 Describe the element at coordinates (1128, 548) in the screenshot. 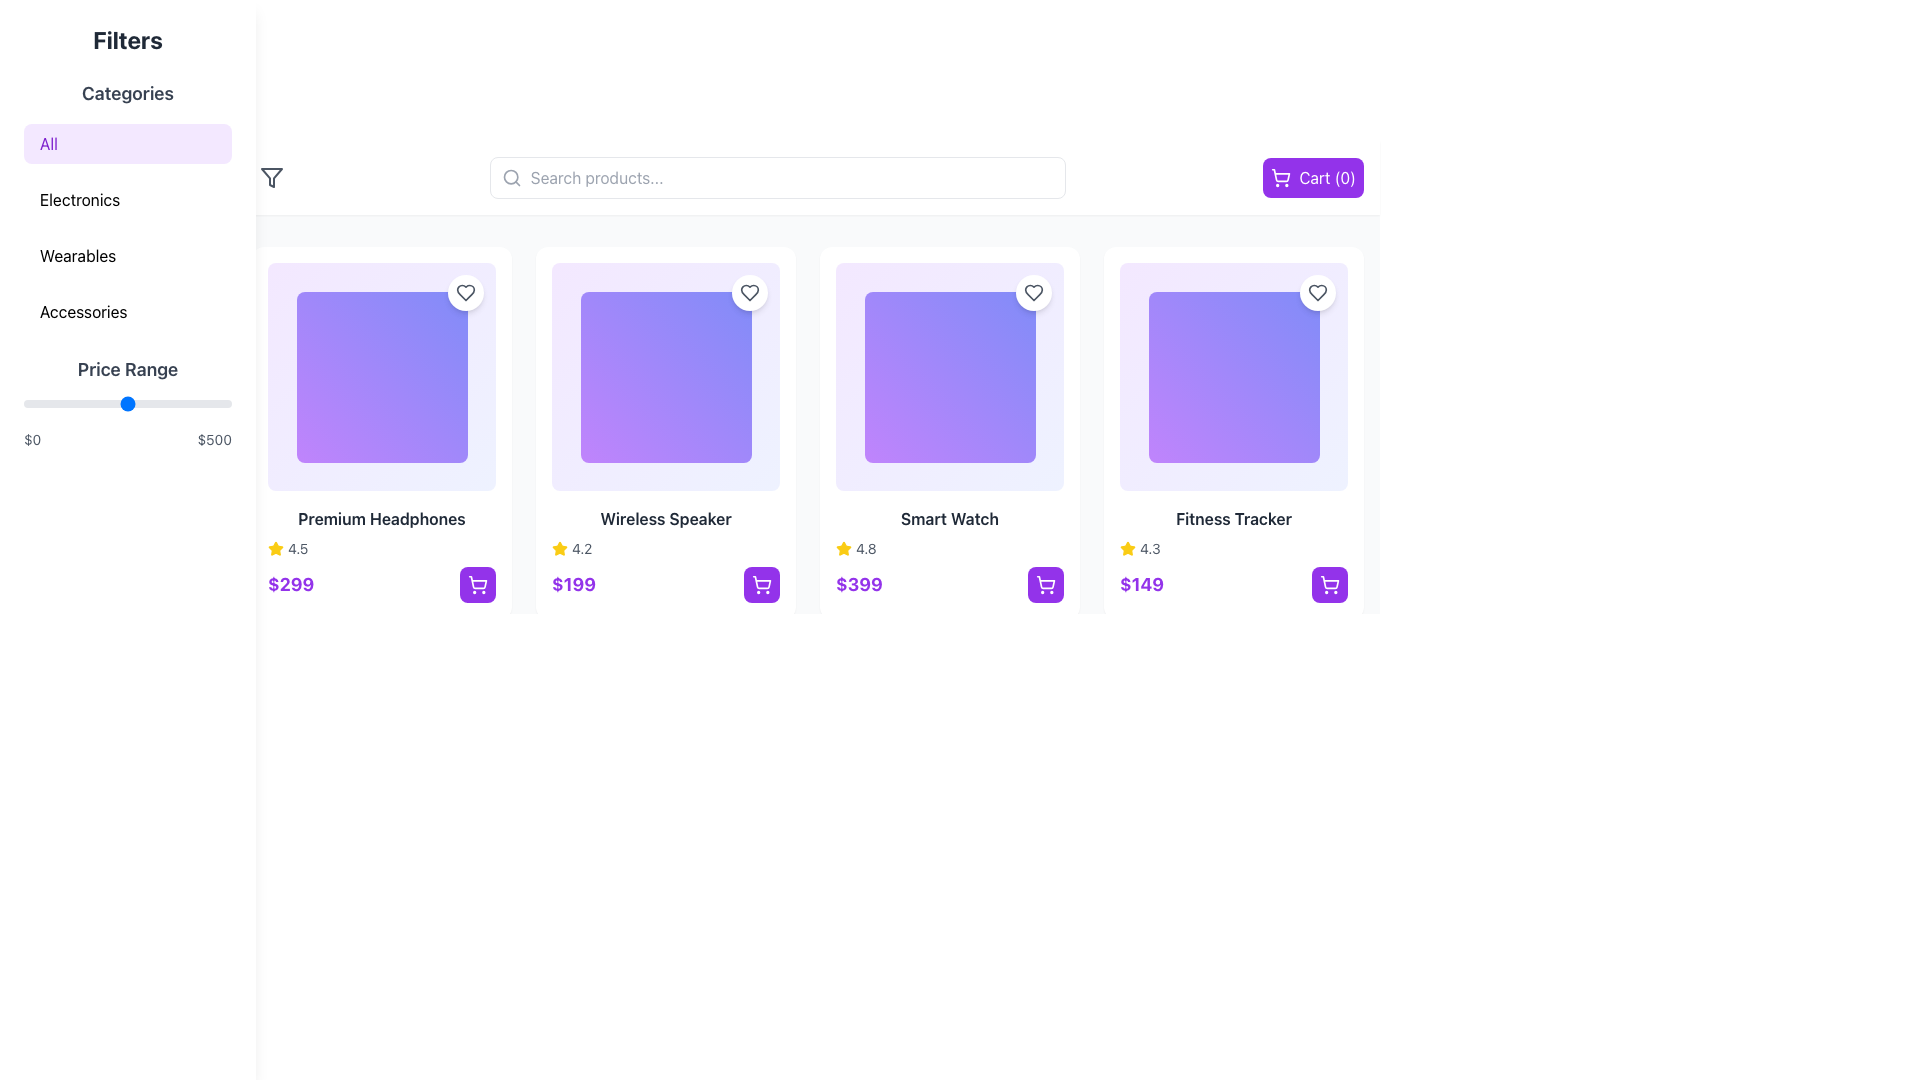

I see `the star icon that visually represents the rating of the fitness tracker product, located directly to the left of the text '4.3'` at that location.